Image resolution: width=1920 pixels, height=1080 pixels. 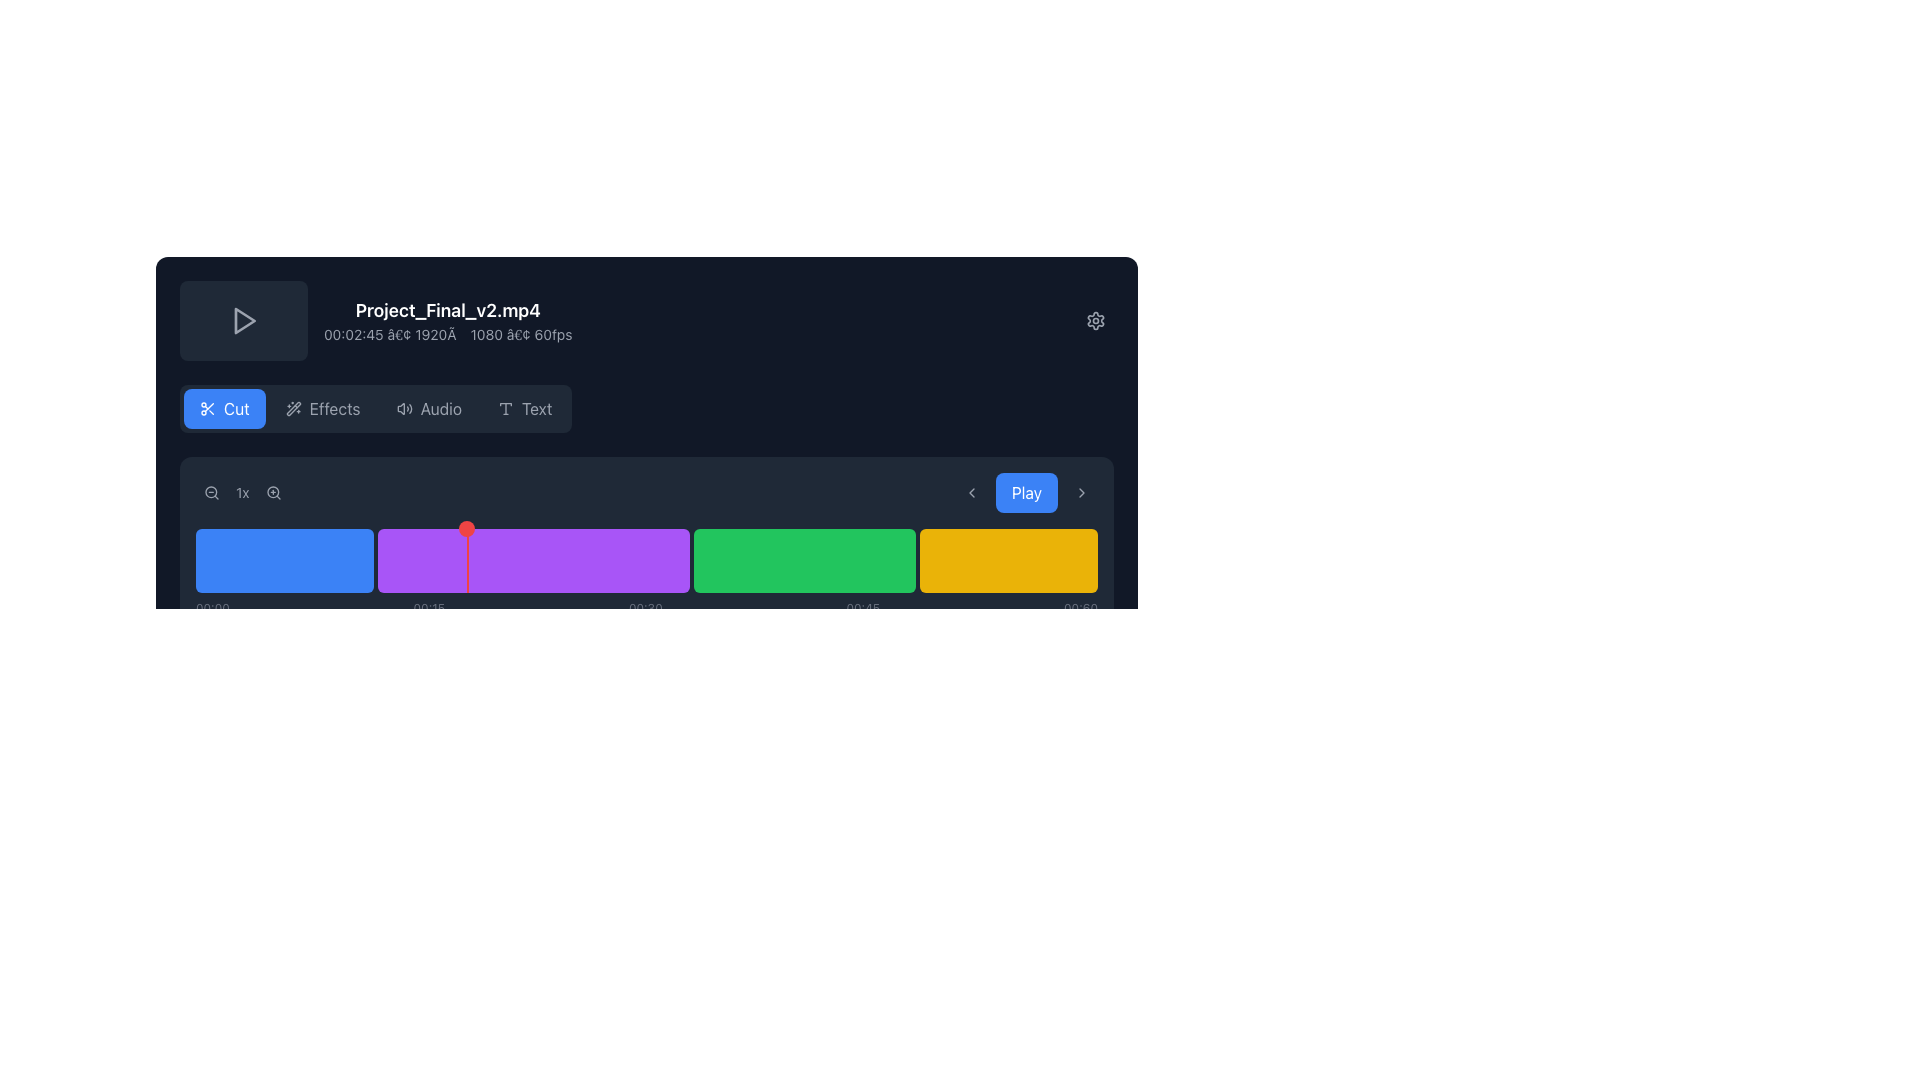 What do you see at coordinates (1094, 319) in the screenshot?
I see `the button at the far-right corner of the section displaying information about the file 'Project_Final_v2.mp4'` at bounding box center [1094, 319].